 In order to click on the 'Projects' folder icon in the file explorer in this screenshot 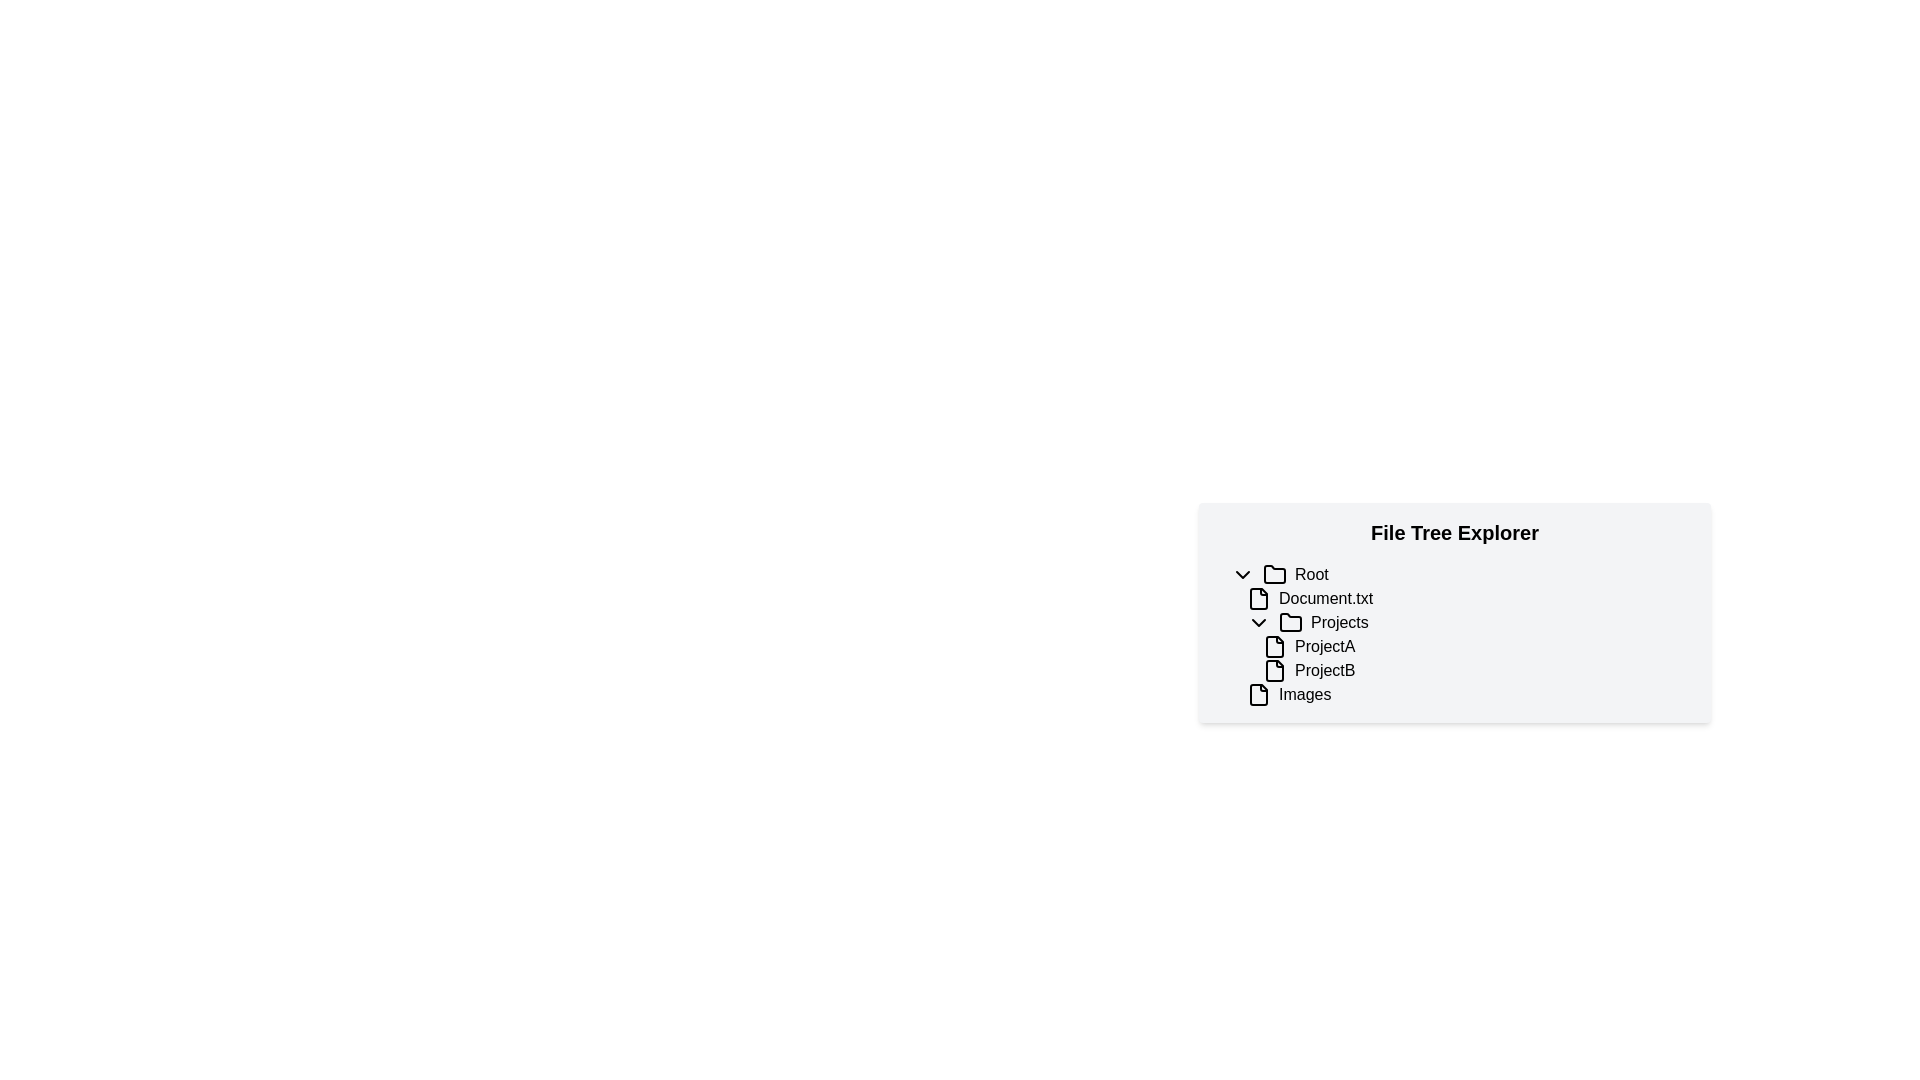, I will do `click(1291, 620)`.